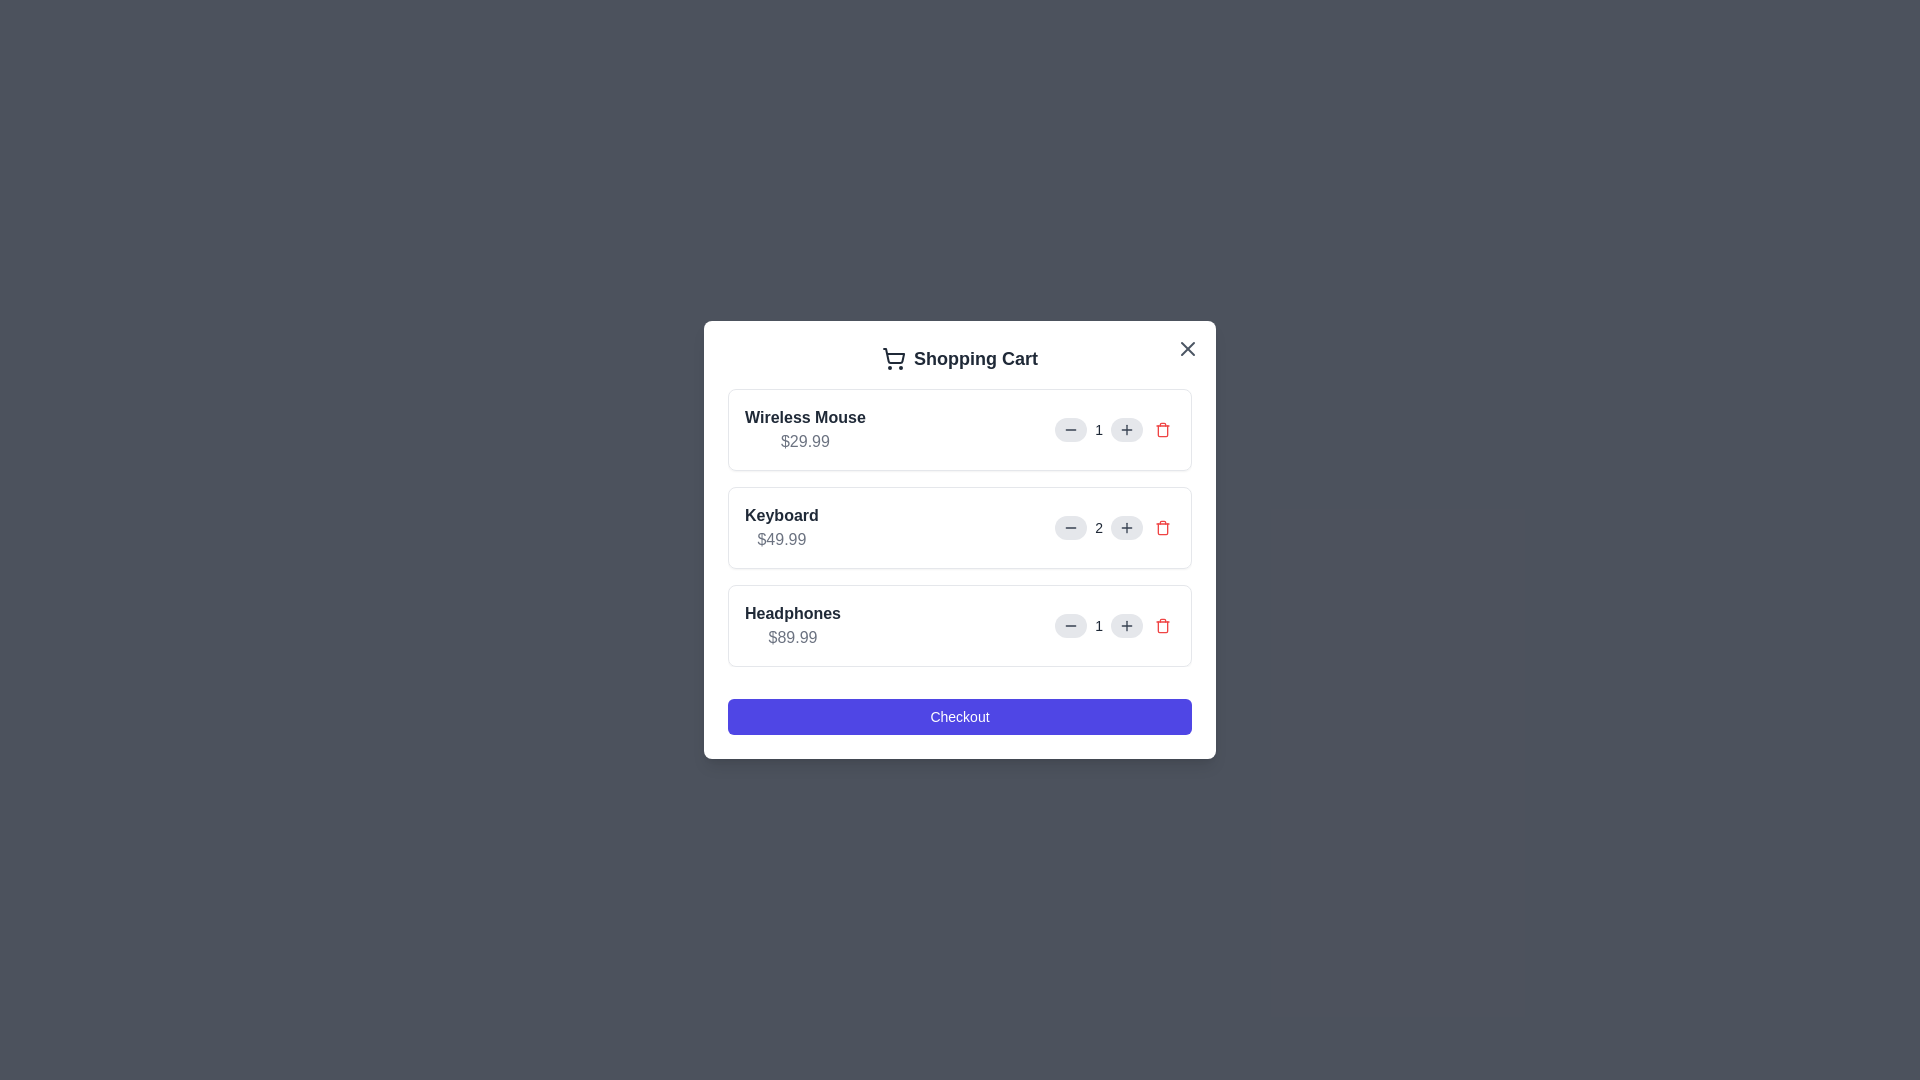  What do you see at coordinates (1162, 624) in the screenshot?
I see `the third icon to the right of the quantity controls in the 'Headphones' row of the shopping cart` at bounding box center [1162, 624].